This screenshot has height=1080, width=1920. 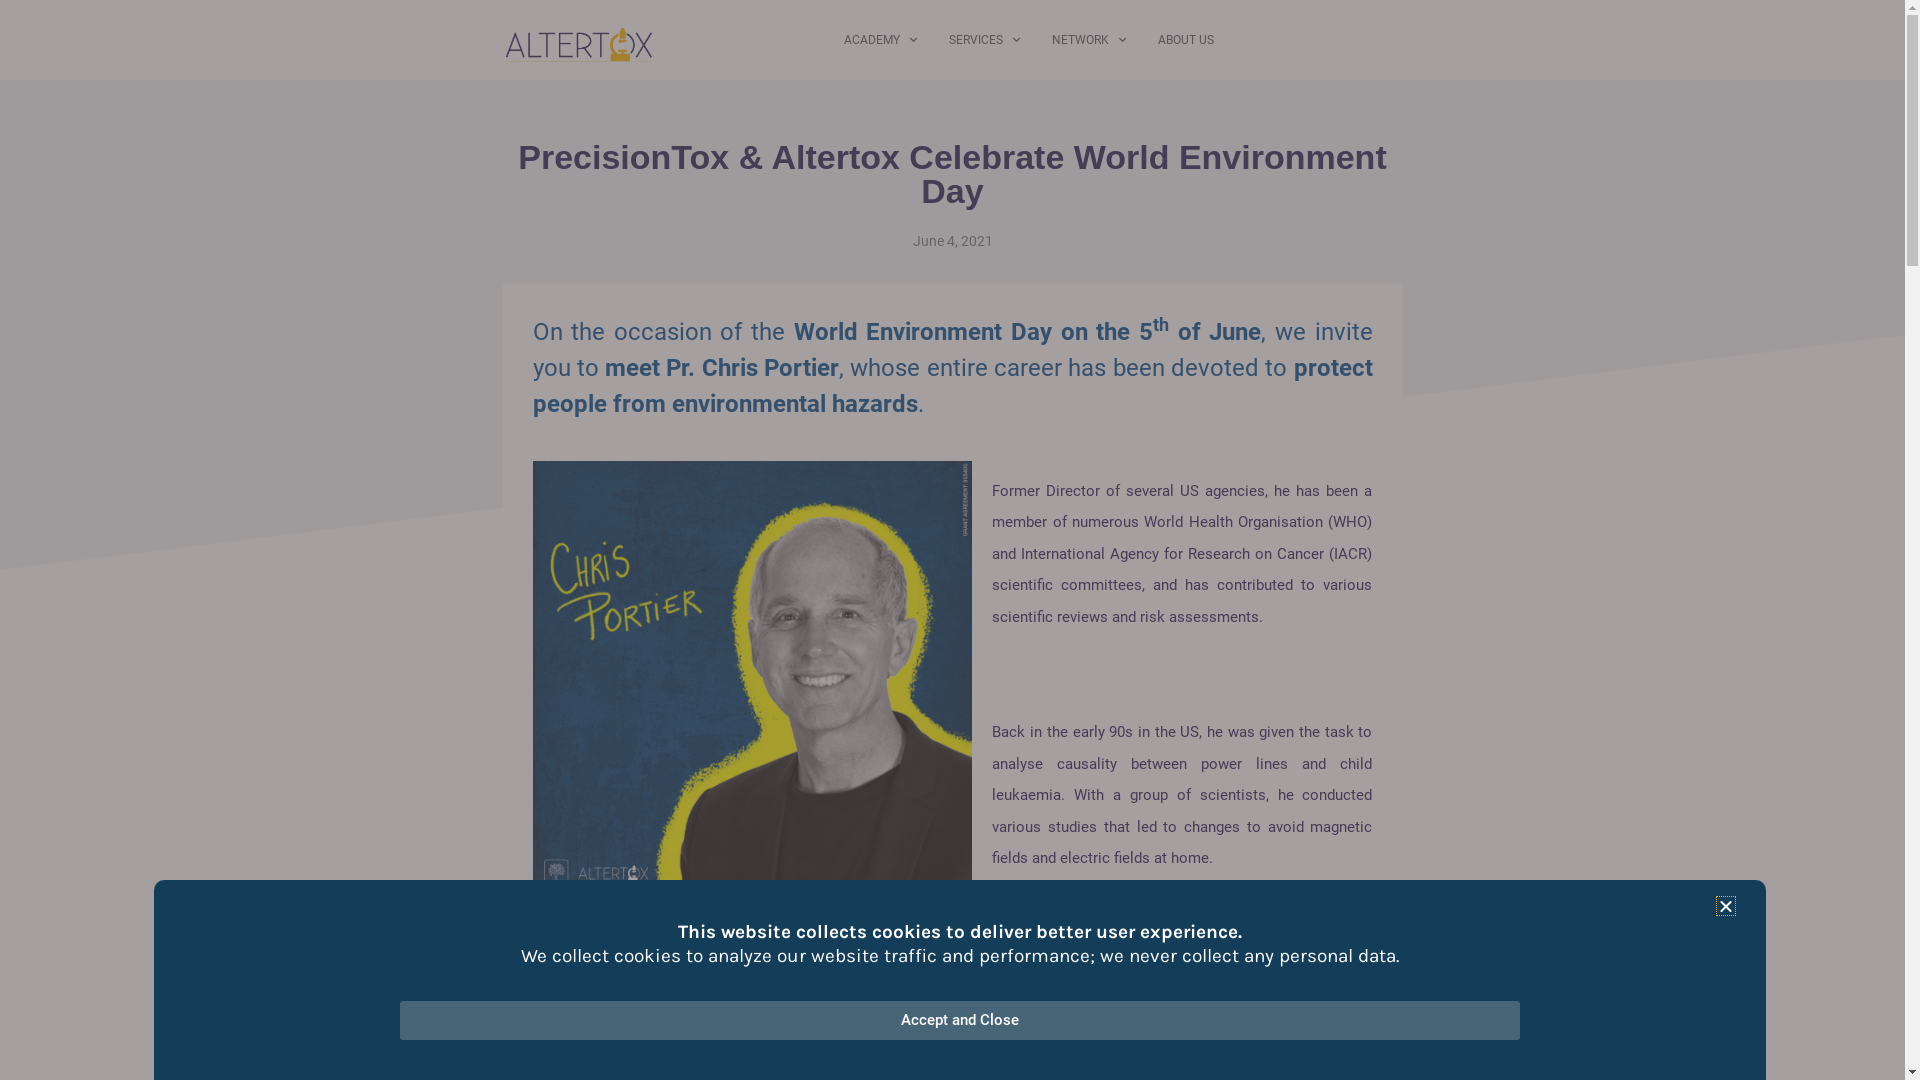 What do you see at coordinates (697, 1049) in the screenshot?
I see `'A Human Health Perspective on Climate Change'` at bounding box center [697, 1049].